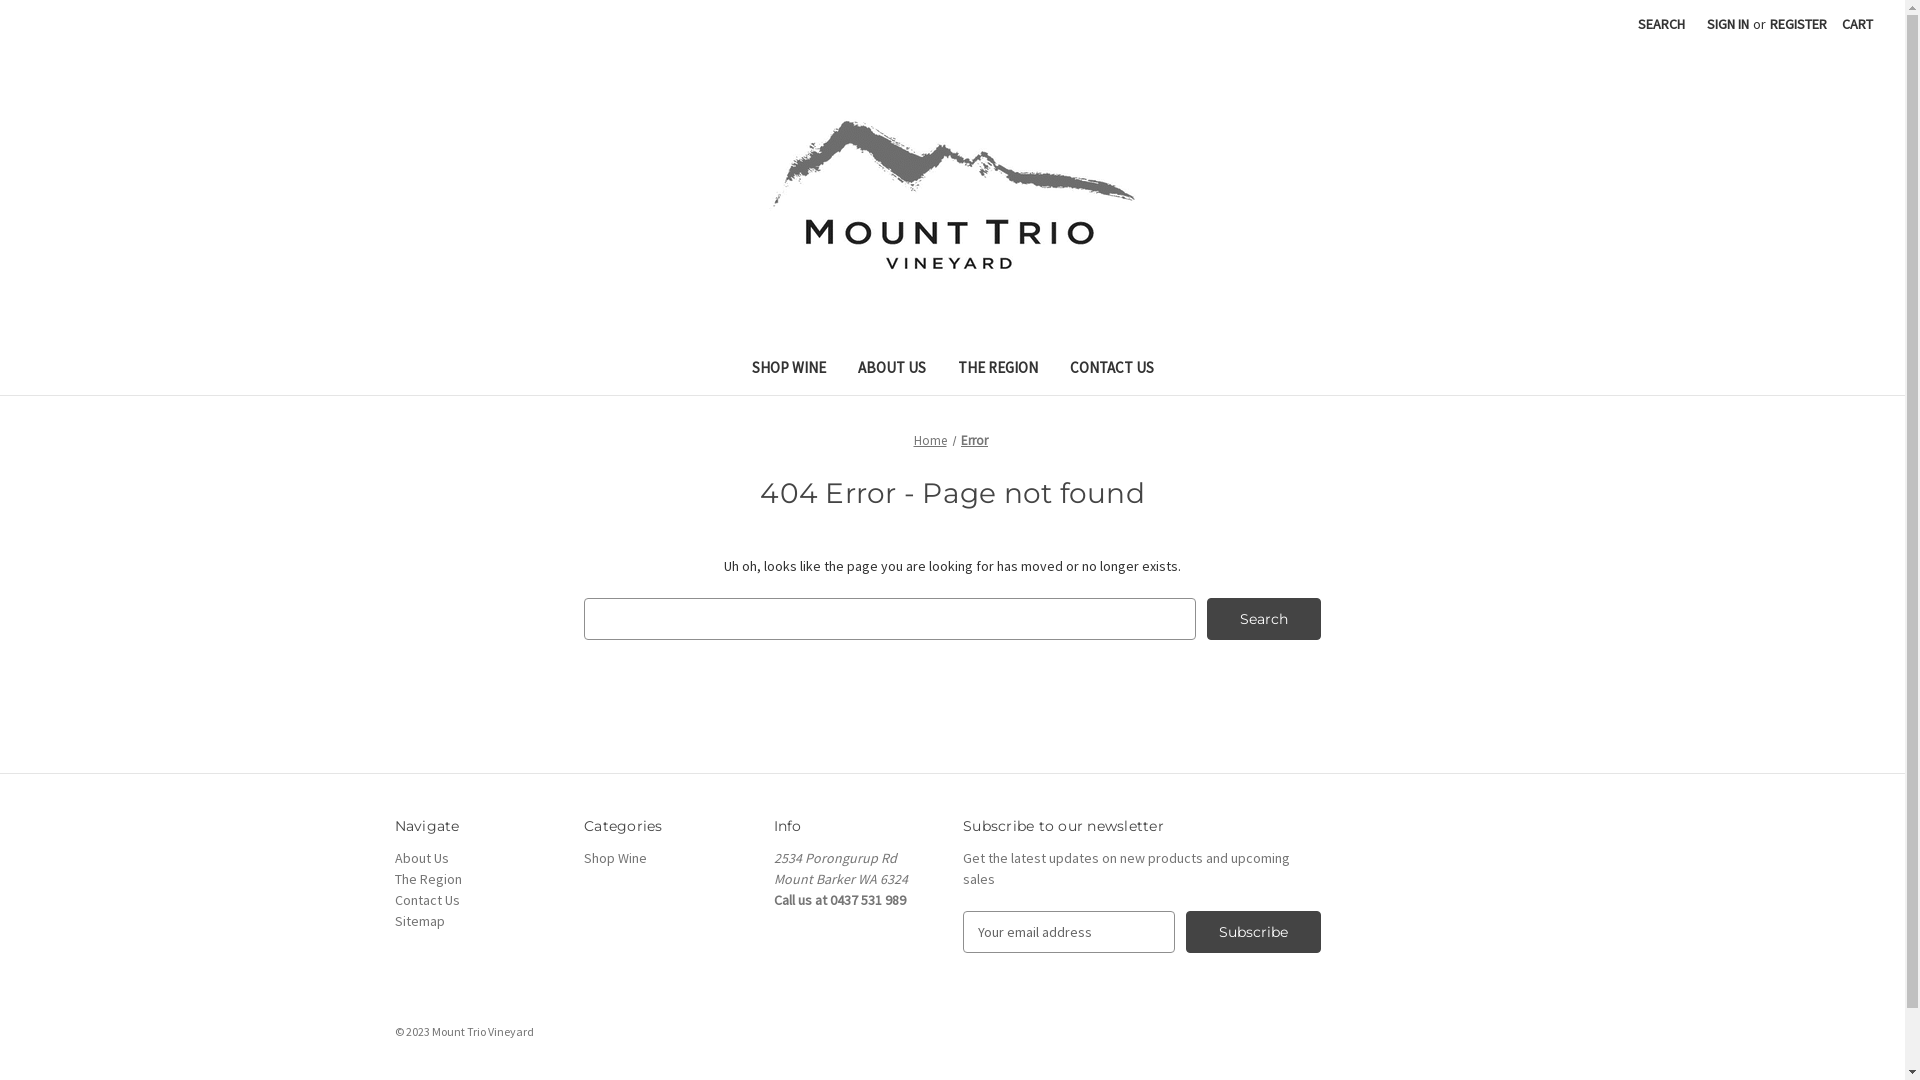 This screenshot has height=1080, width=1920. I want to click on 'Home', so click(929, 439).